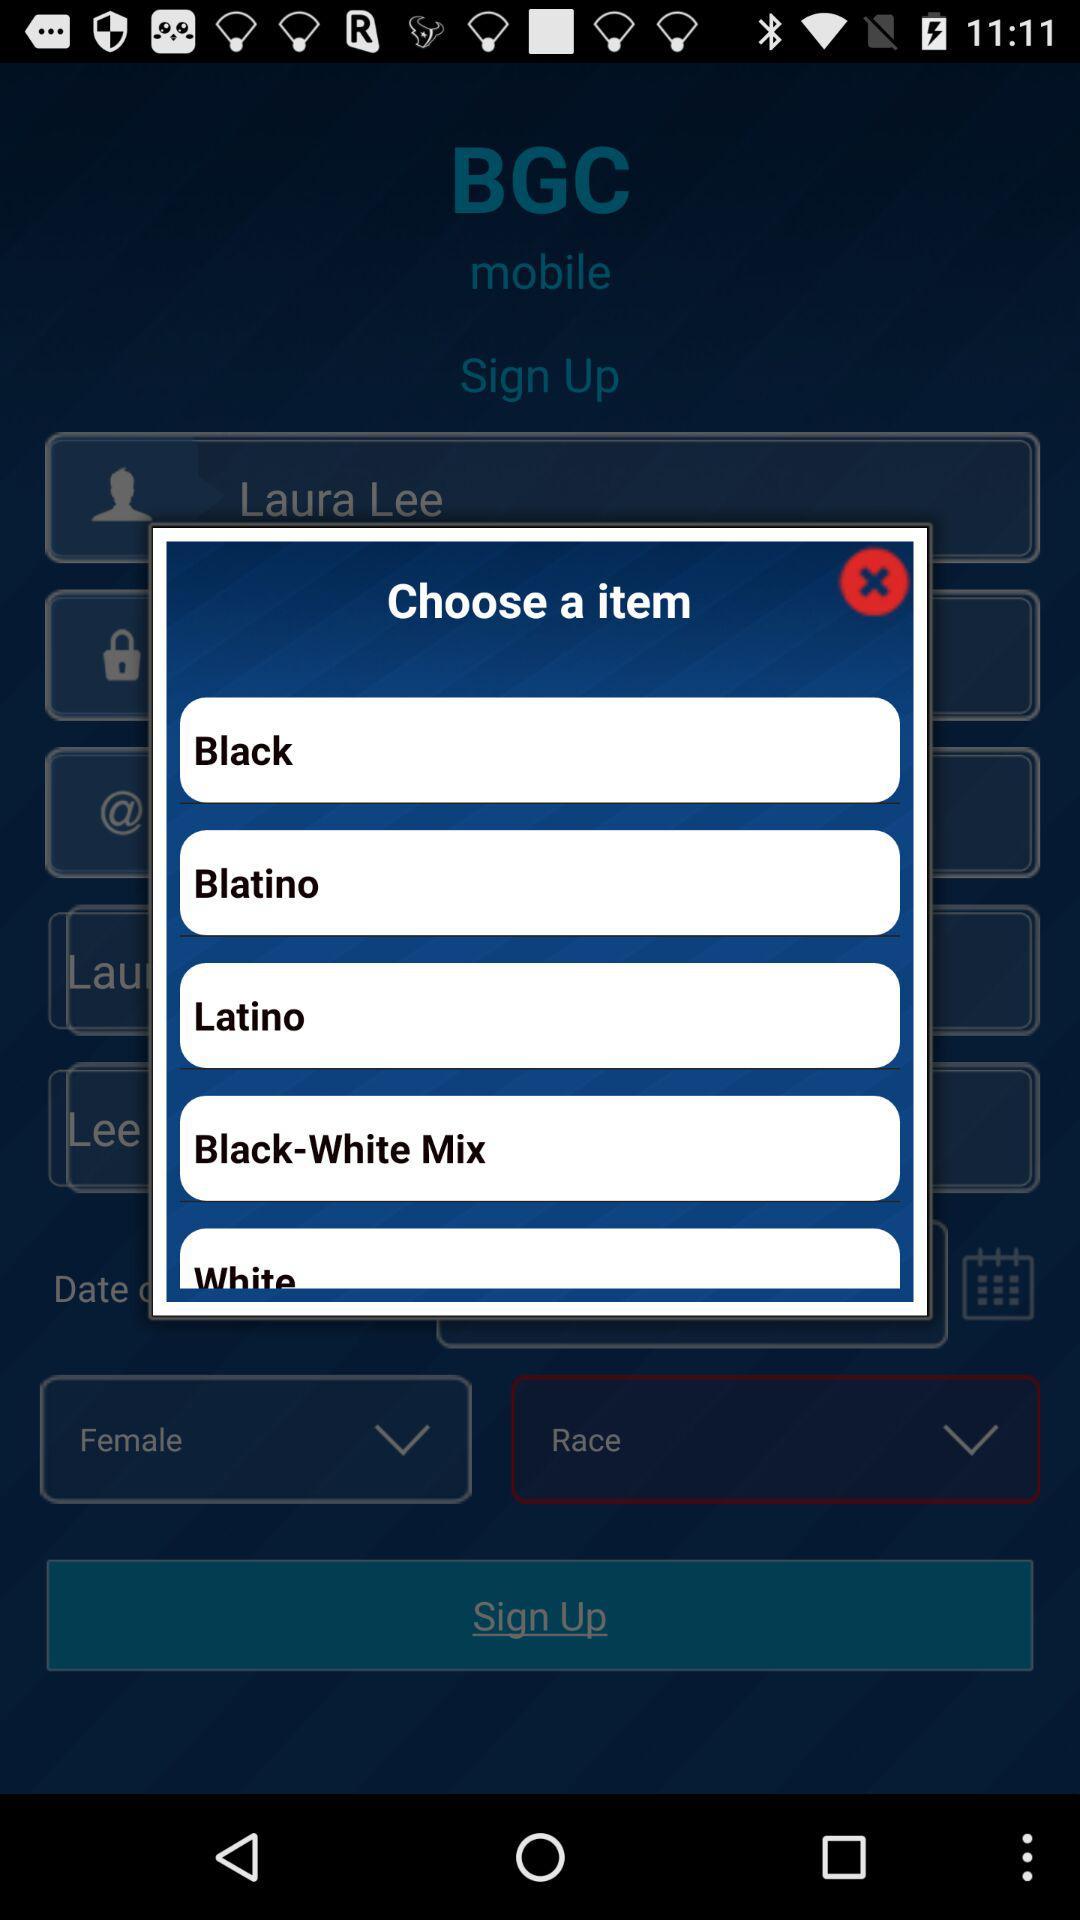 The width and height of the screenshot is (1080, 1920). I want to click on icon above black, so click(873, 579).